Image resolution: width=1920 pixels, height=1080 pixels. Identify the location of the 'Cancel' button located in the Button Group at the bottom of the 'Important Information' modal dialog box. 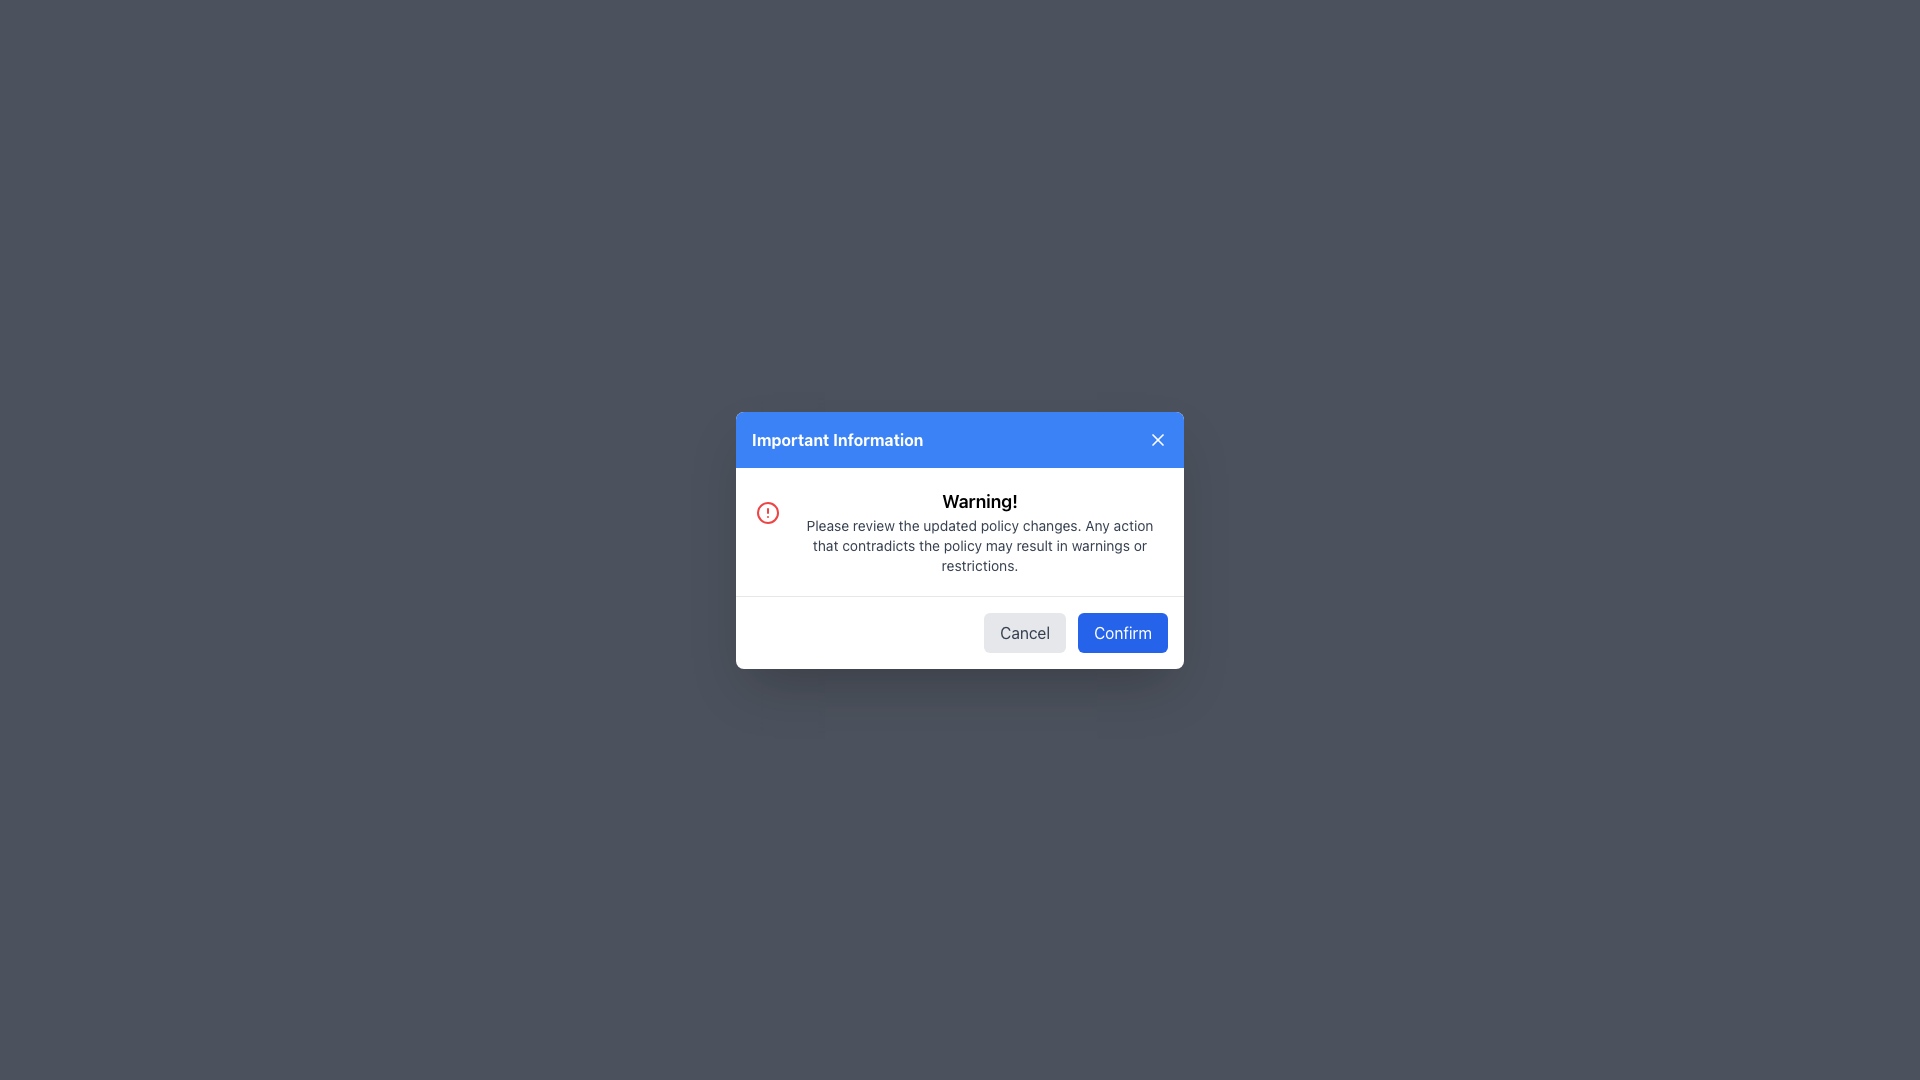
(960, 632).